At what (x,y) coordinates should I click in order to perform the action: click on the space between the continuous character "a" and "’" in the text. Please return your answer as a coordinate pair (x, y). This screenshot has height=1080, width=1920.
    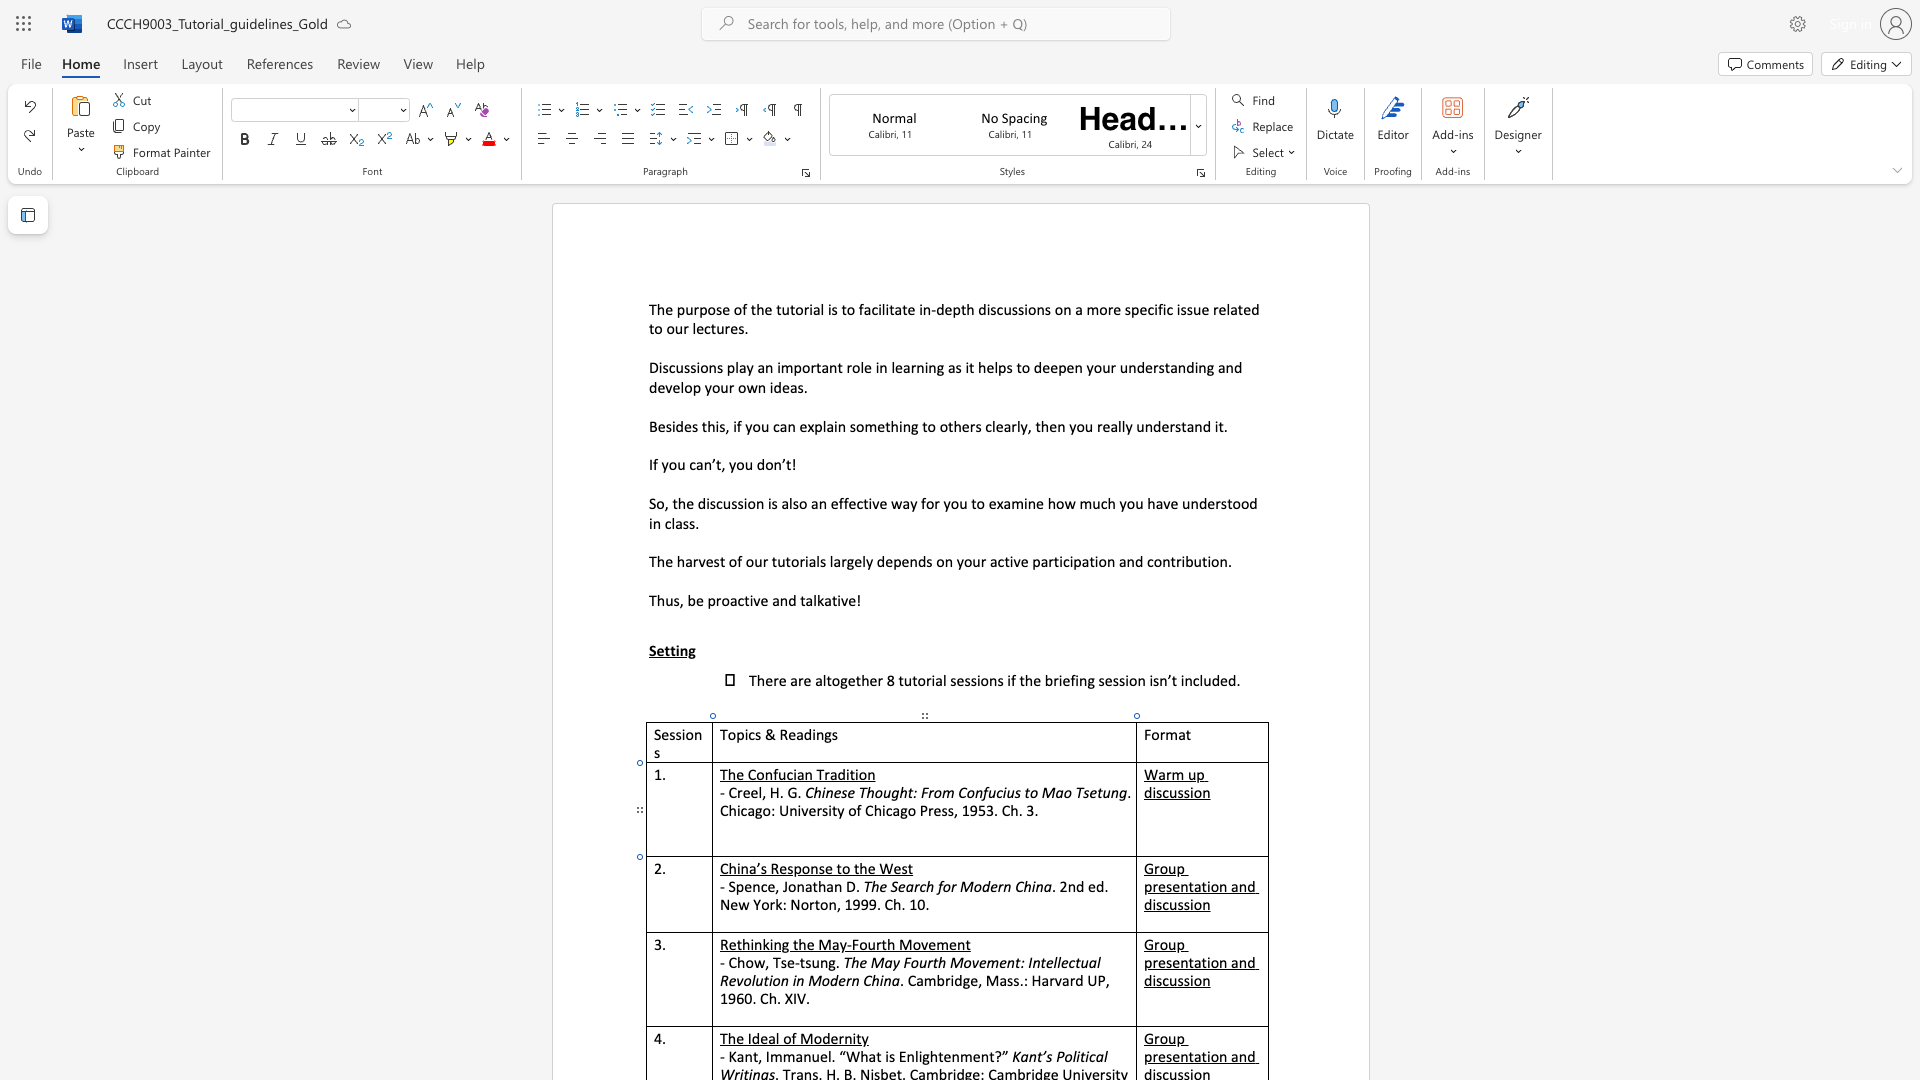
    Looking at the image, I should click on (754, 867).